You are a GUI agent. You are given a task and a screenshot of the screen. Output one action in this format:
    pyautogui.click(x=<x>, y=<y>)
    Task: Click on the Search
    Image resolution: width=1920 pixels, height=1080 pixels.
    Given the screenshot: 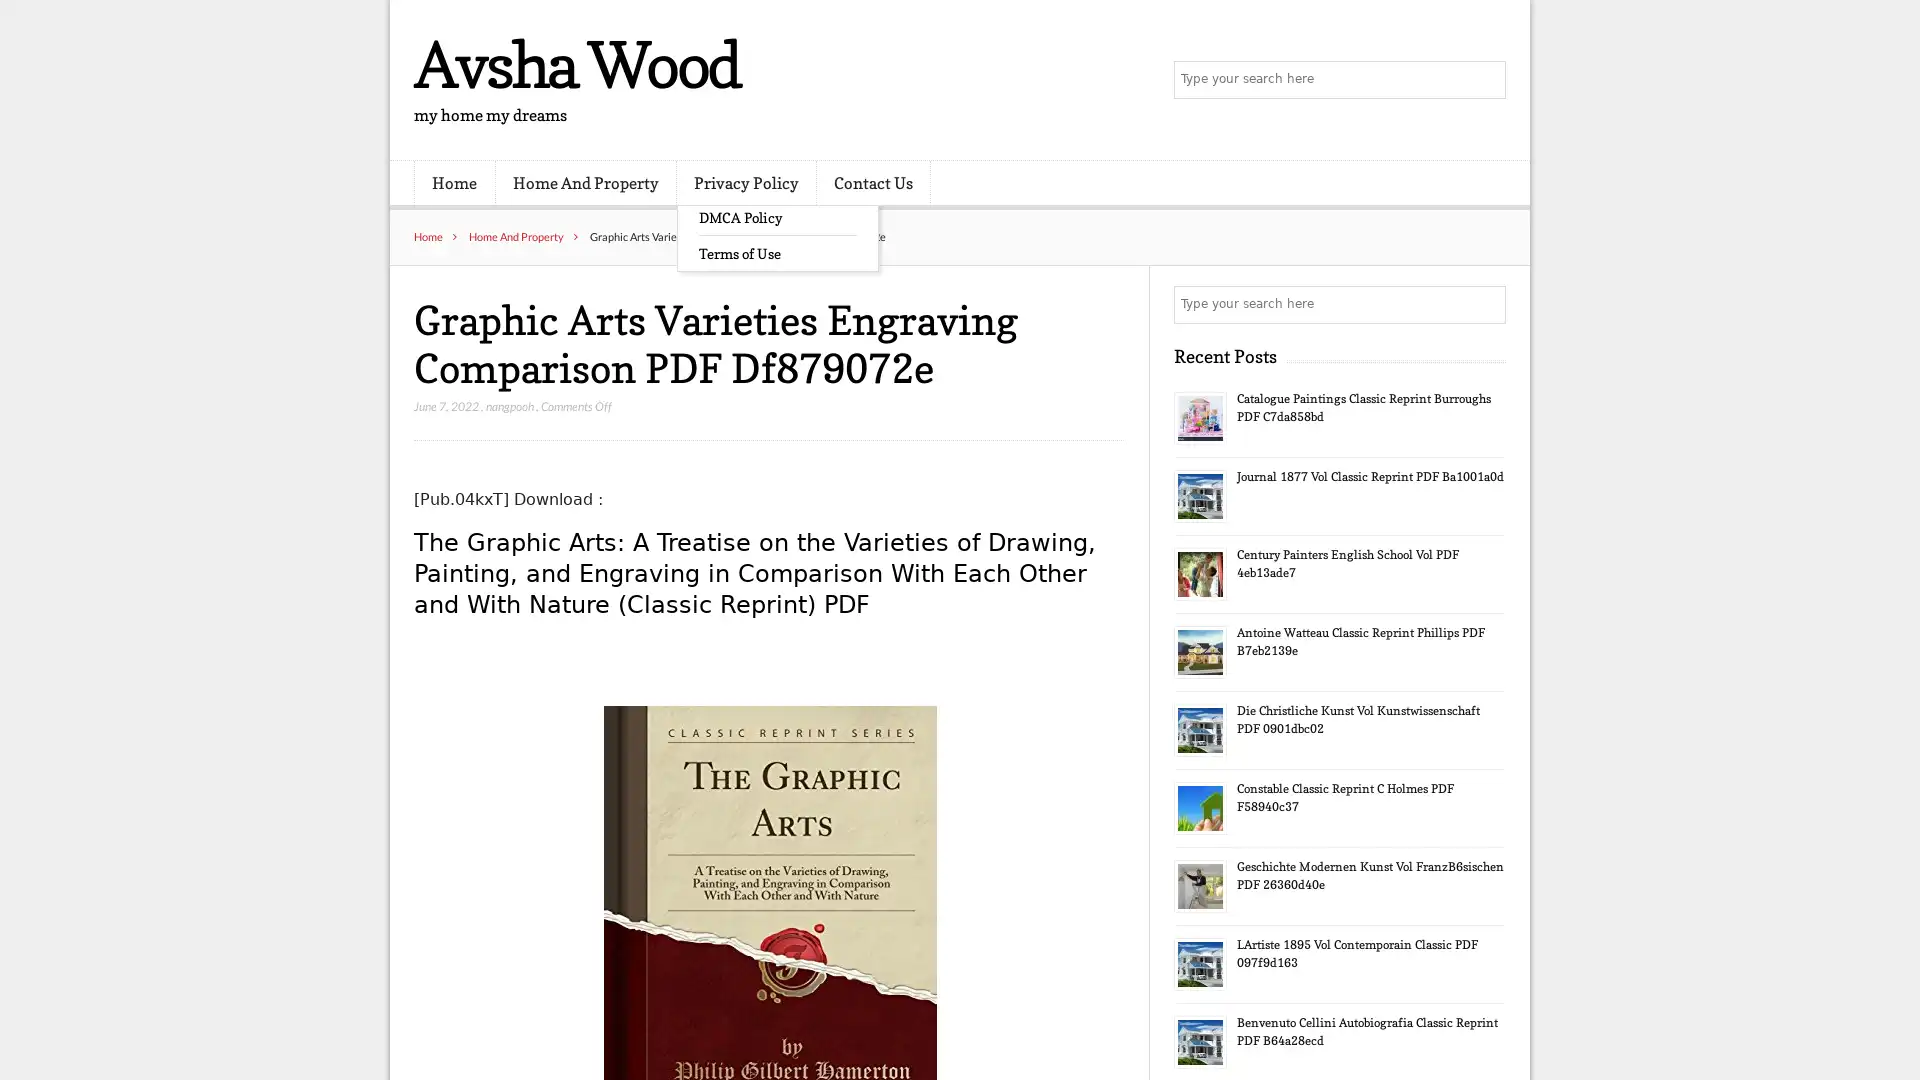 What is the action you would take?
    pyautogui.click(x=1485, y=304)
    